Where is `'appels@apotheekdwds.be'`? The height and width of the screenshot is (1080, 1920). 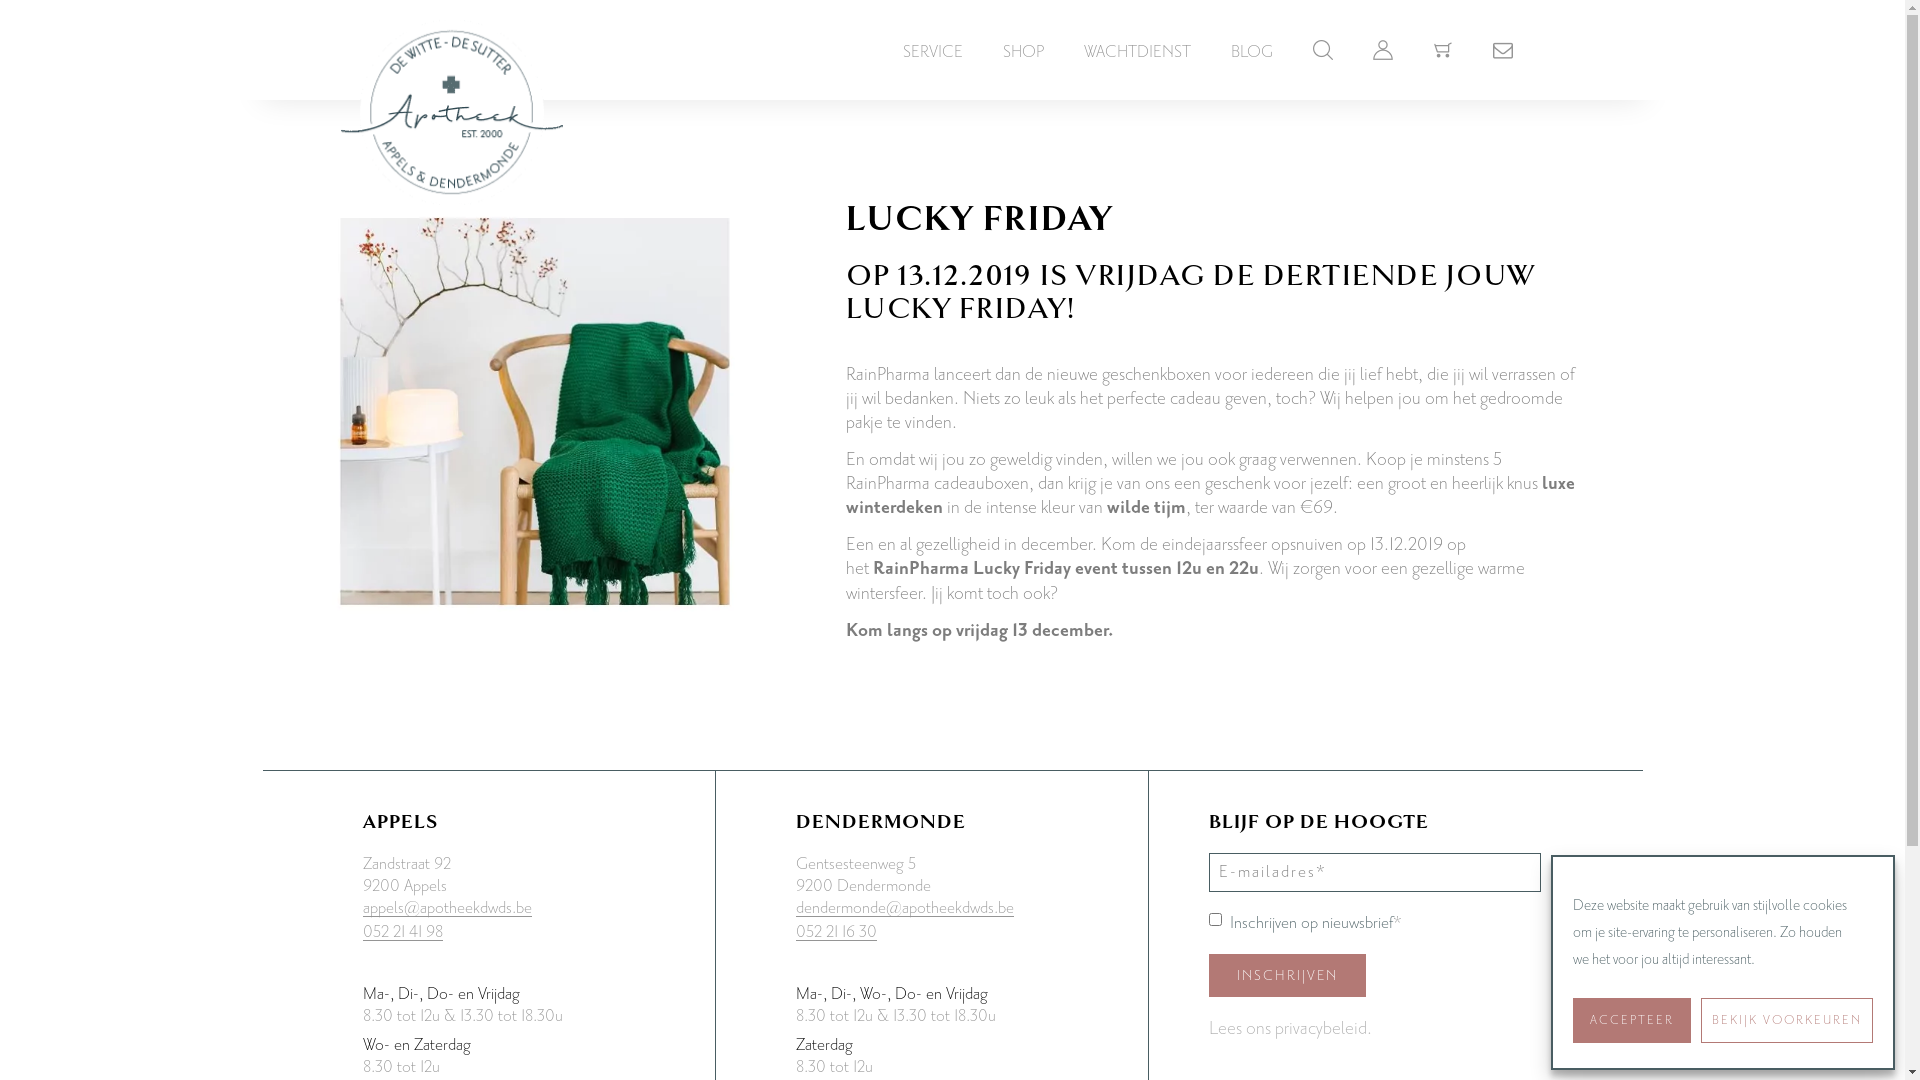
'appels@apotheekdwds.be' is located at coordinates (445, 908).